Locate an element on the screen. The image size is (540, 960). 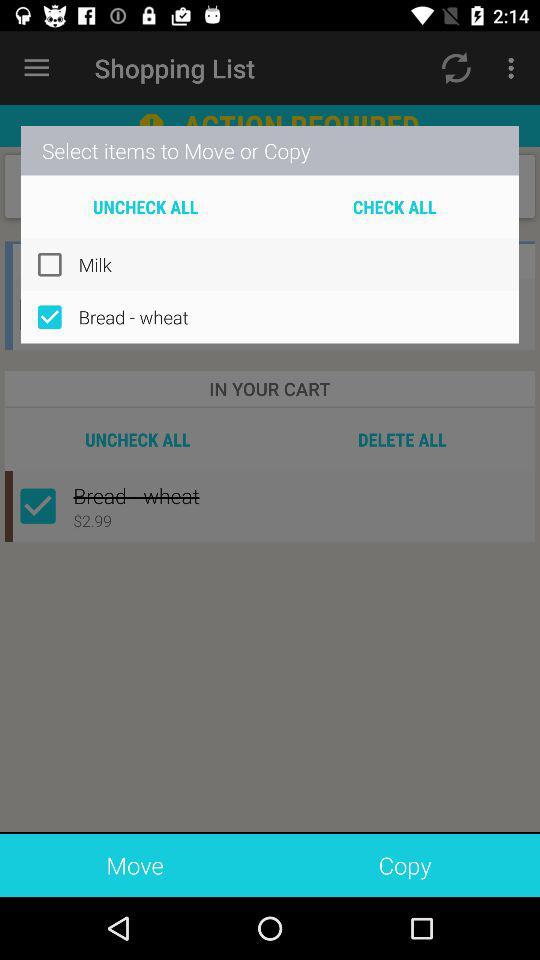
the icon above the milk icon is located at coordinates (394, 206).